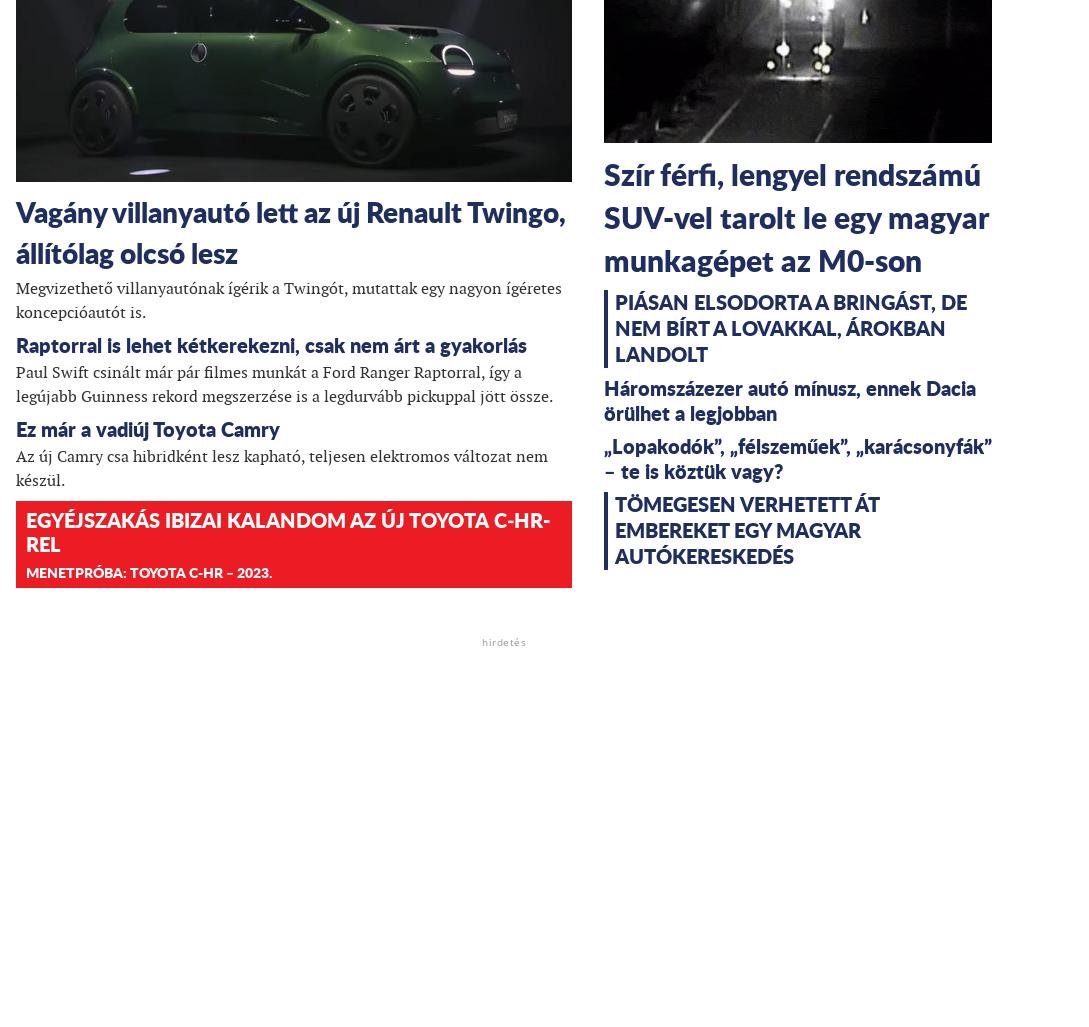 The width and height of the screenshot is (1089, 1027). I want to click on 'Raptorral is lehet kétkerekezni, csak nem árt a gyakorlás', so click(270, 344).